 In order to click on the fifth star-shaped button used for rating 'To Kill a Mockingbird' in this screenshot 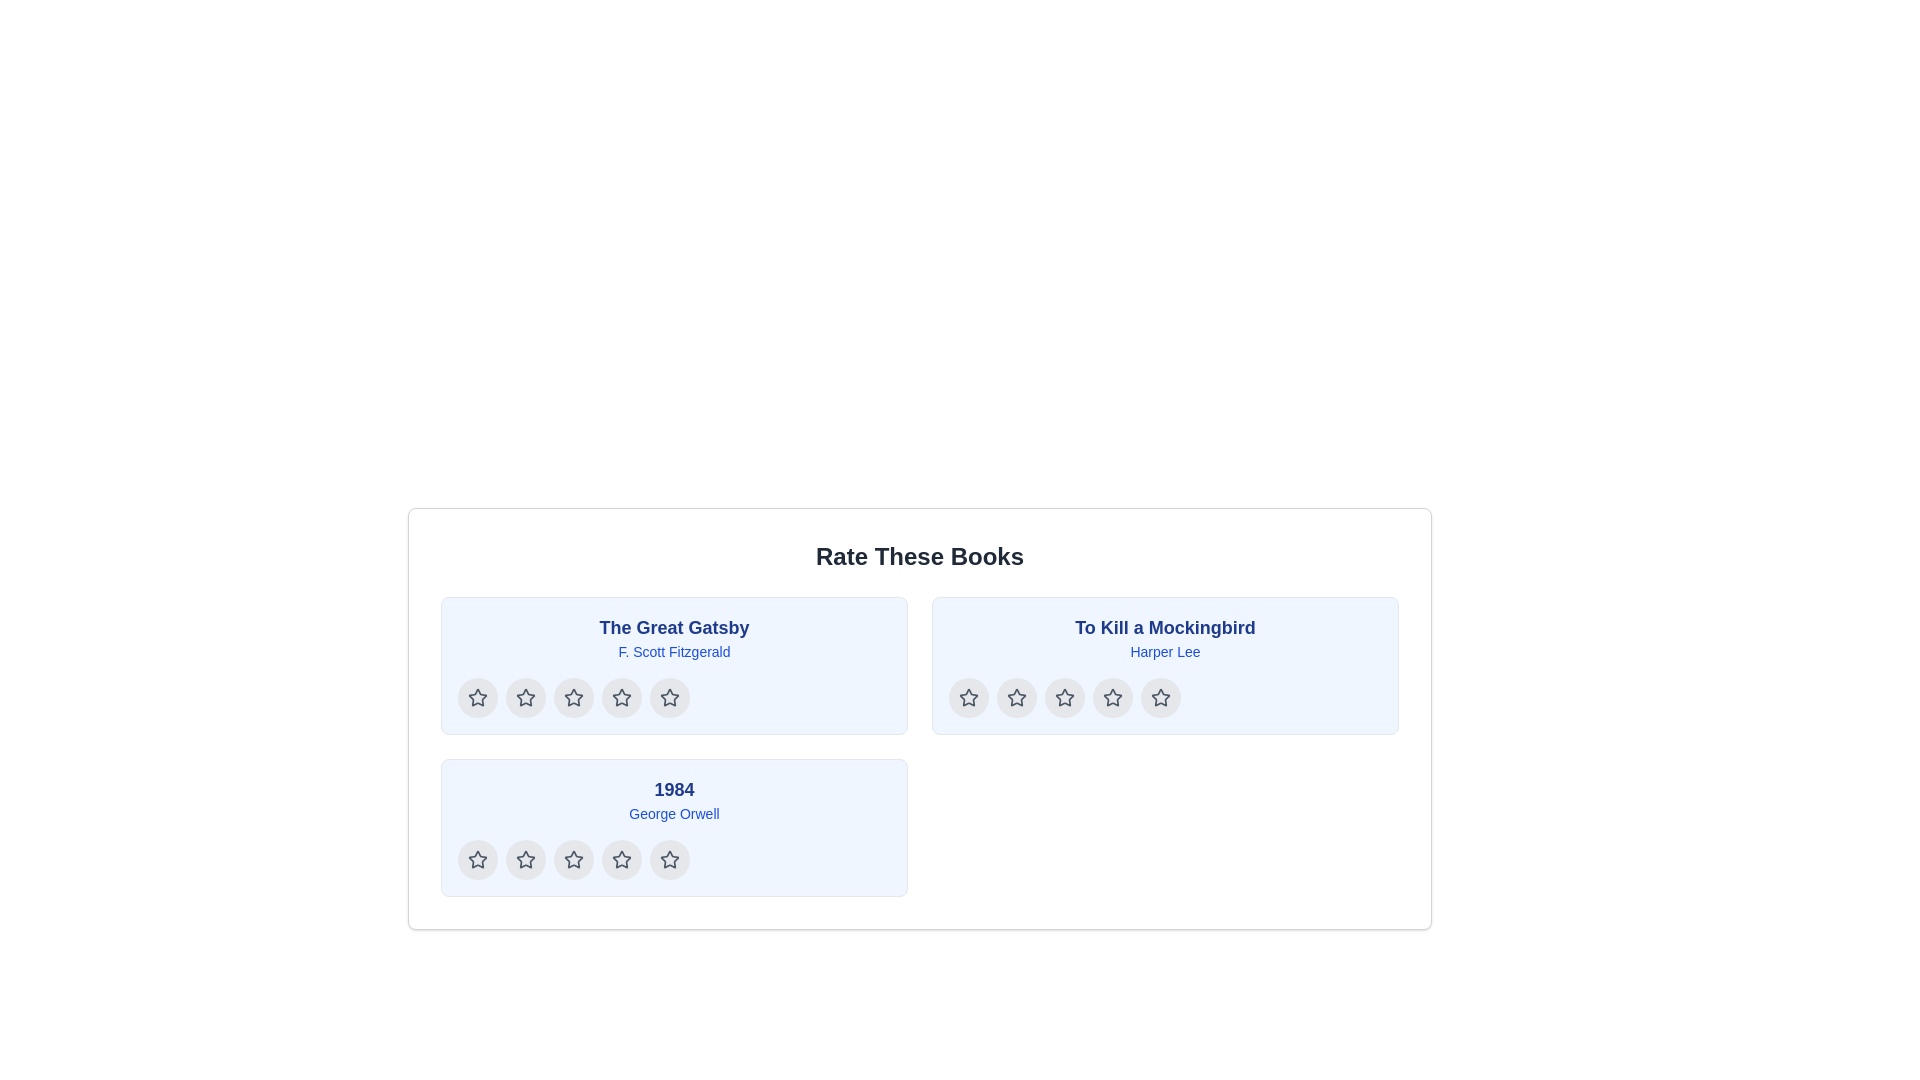, I will do `click(1161, 697)`.